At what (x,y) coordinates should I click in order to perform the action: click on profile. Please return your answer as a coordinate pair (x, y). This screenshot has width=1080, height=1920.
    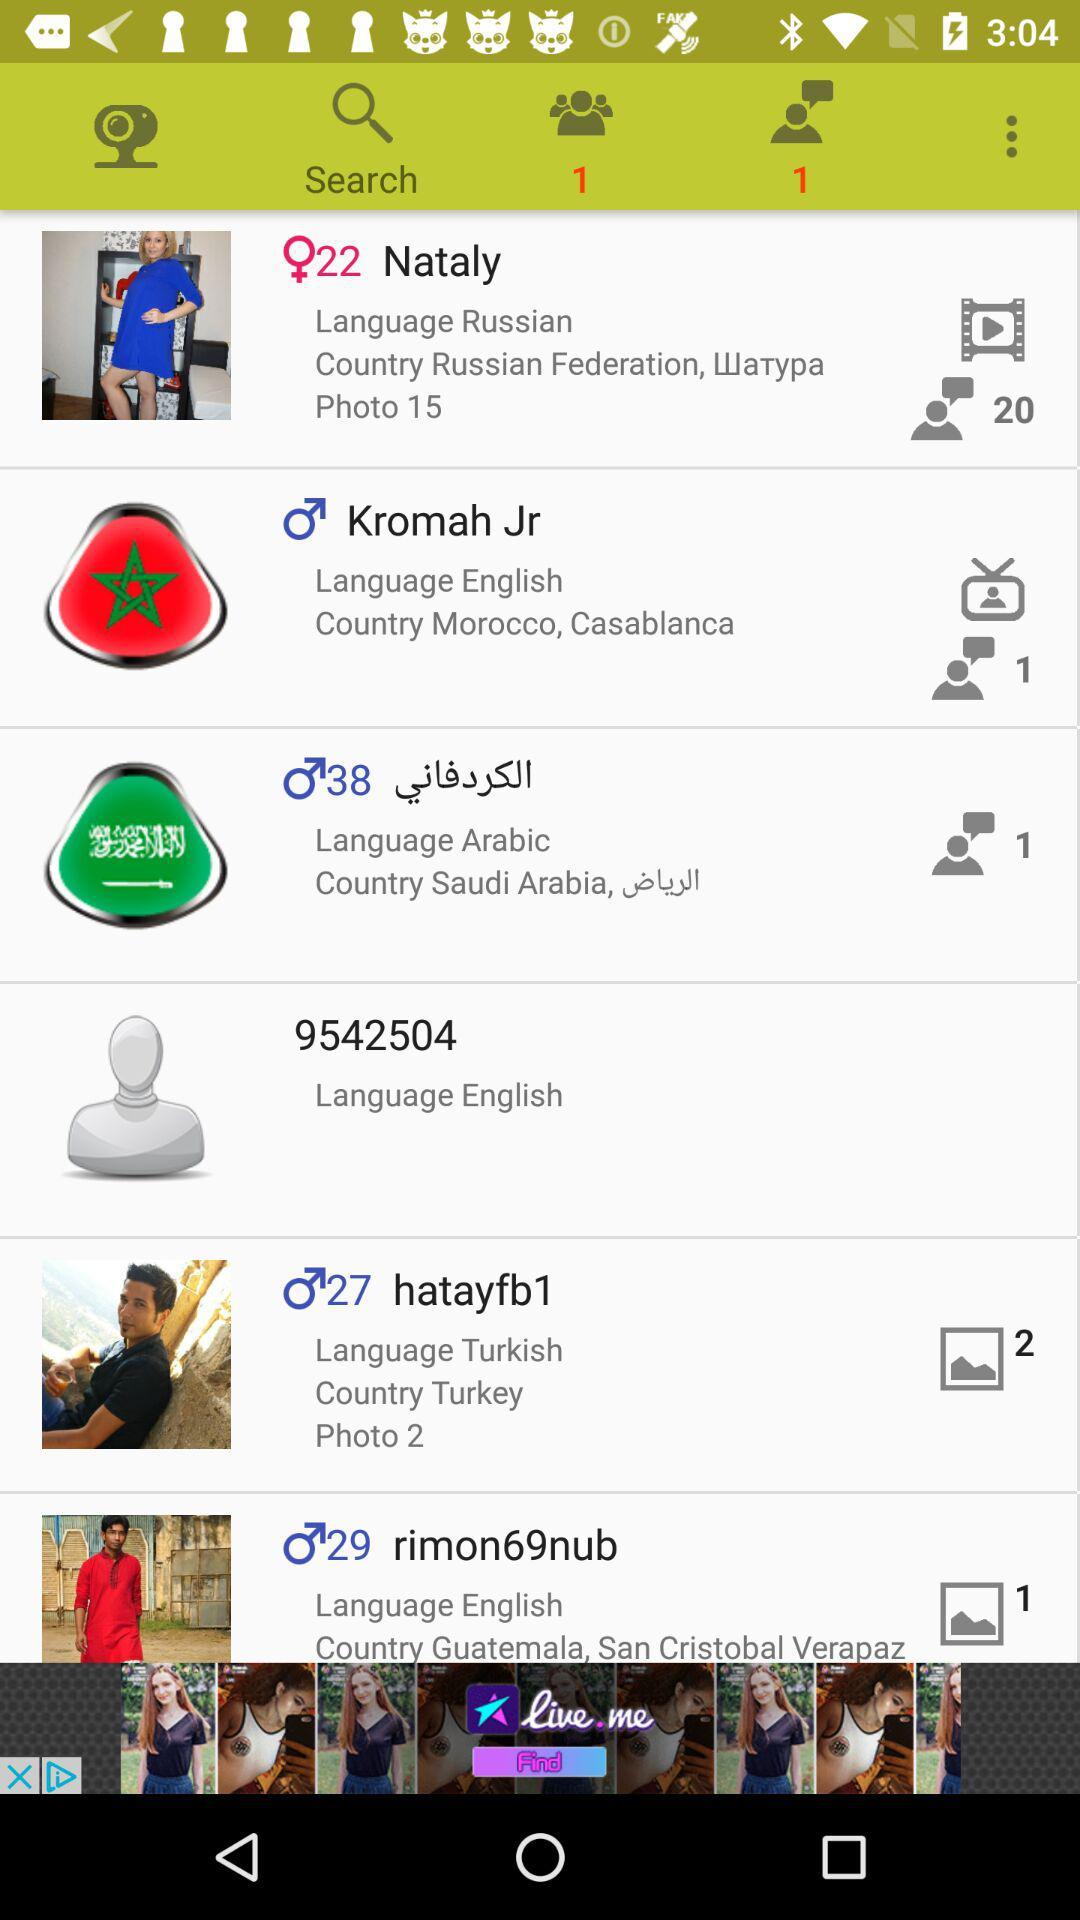
    Looking at the image, I should click on (135, 1354).